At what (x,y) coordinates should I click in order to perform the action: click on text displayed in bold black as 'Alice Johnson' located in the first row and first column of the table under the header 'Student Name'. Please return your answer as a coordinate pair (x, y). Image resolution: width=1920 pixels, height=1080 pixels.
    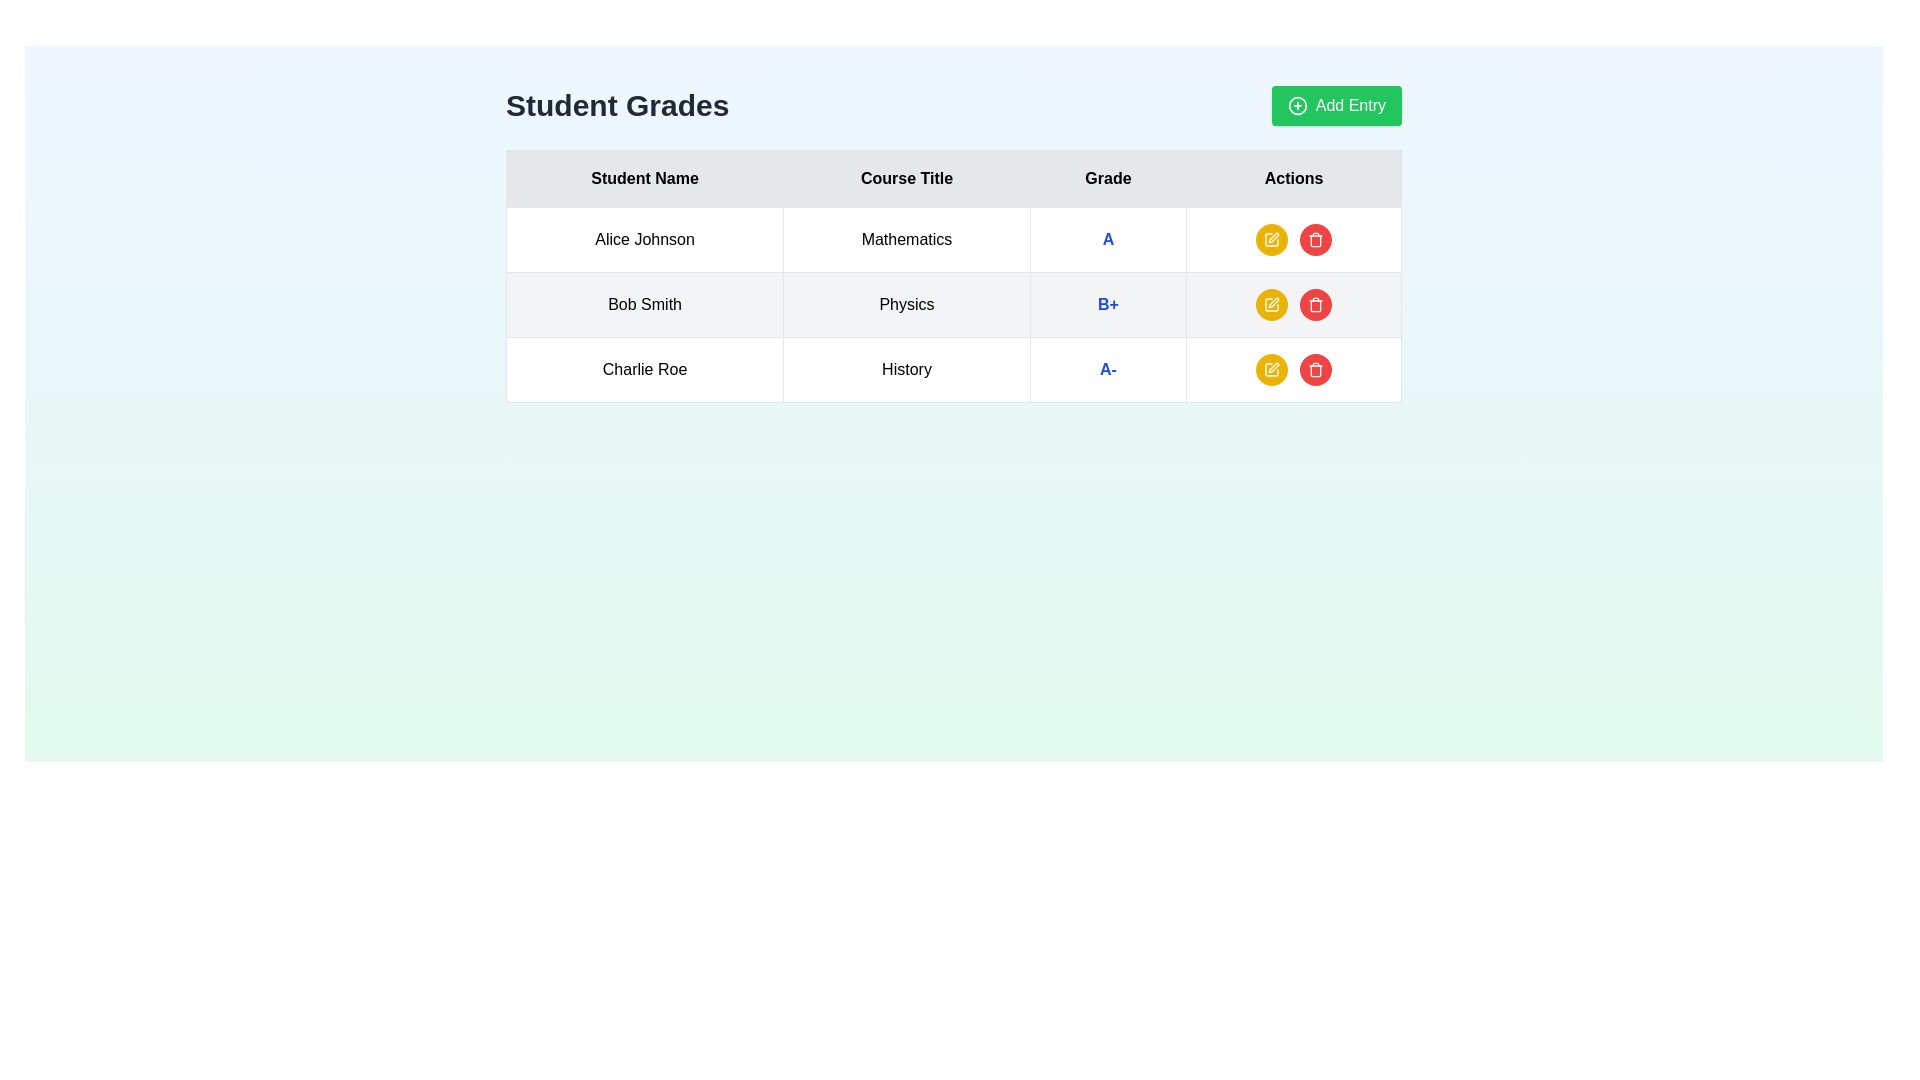
    Looking at the image, I should click on (645, 238).